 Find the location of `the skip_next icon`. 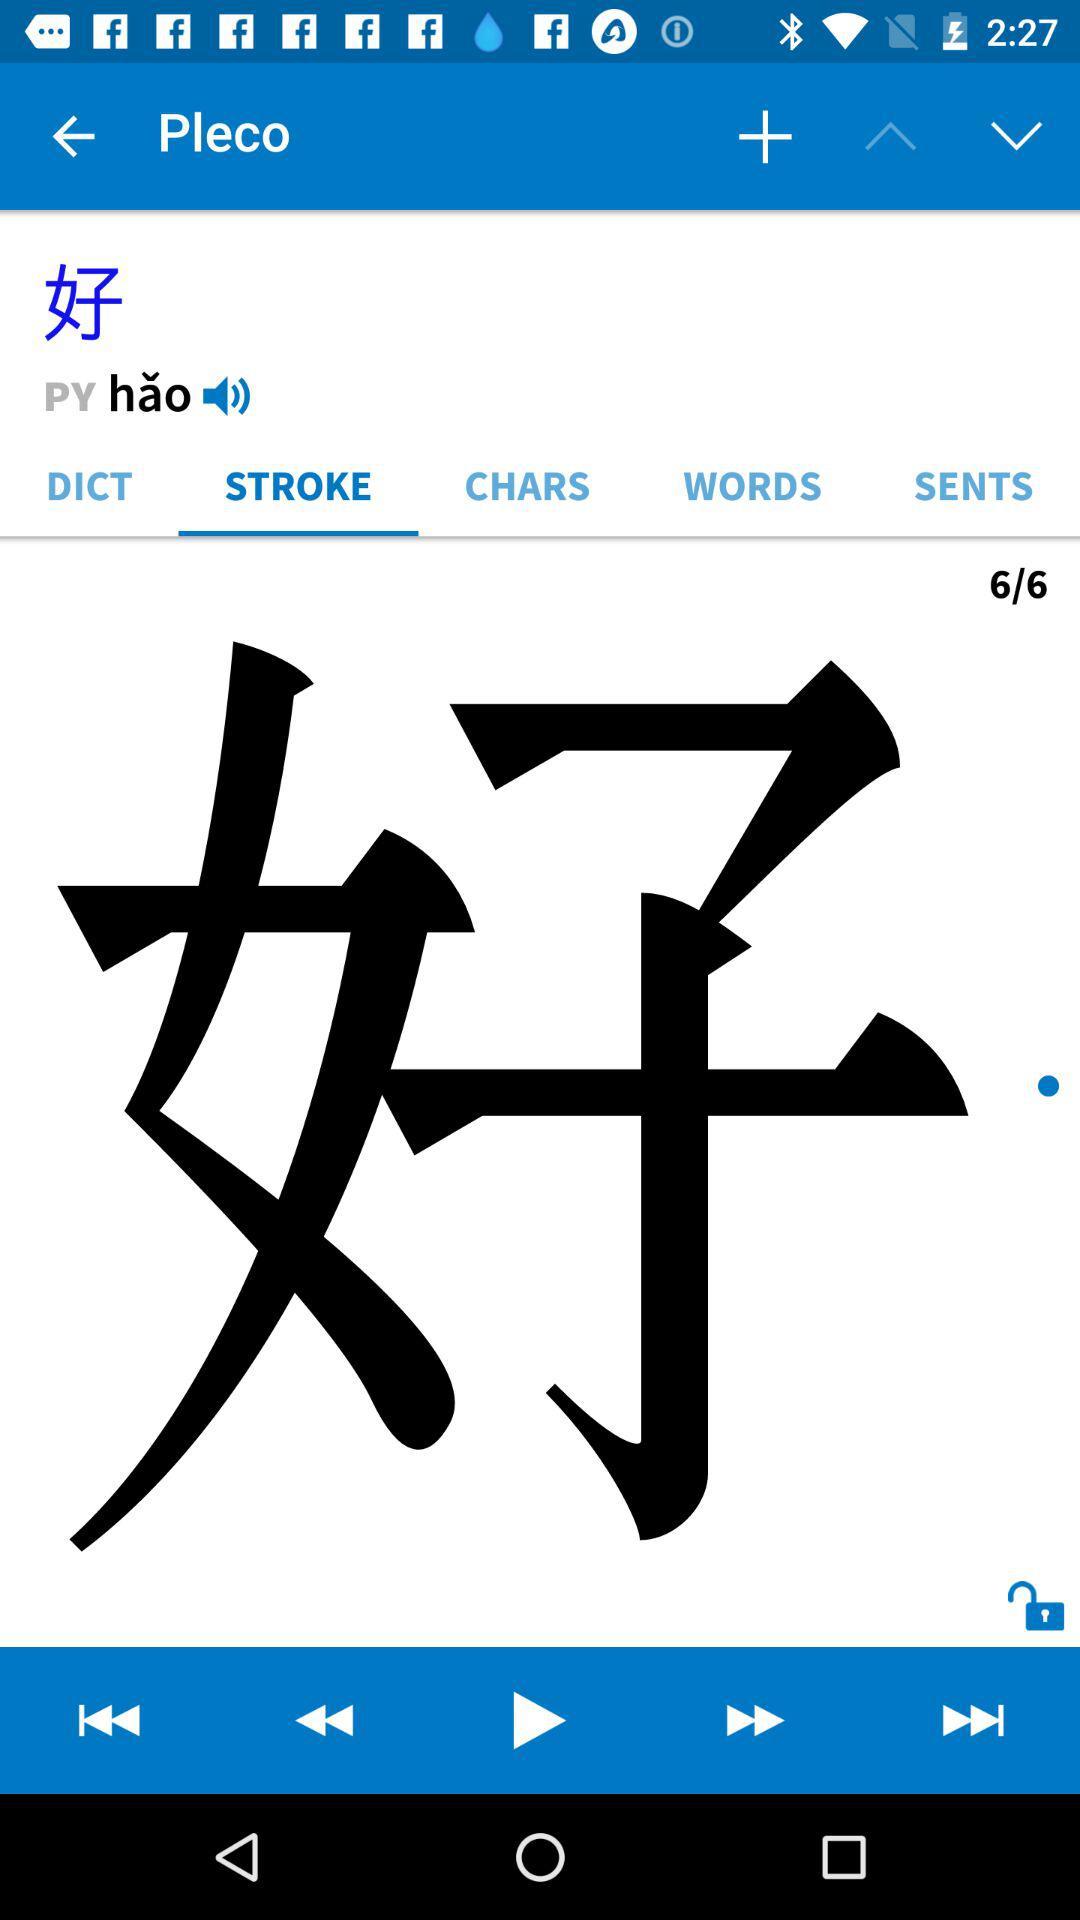

the skip_next icon is located at coordinates (971, 1719).